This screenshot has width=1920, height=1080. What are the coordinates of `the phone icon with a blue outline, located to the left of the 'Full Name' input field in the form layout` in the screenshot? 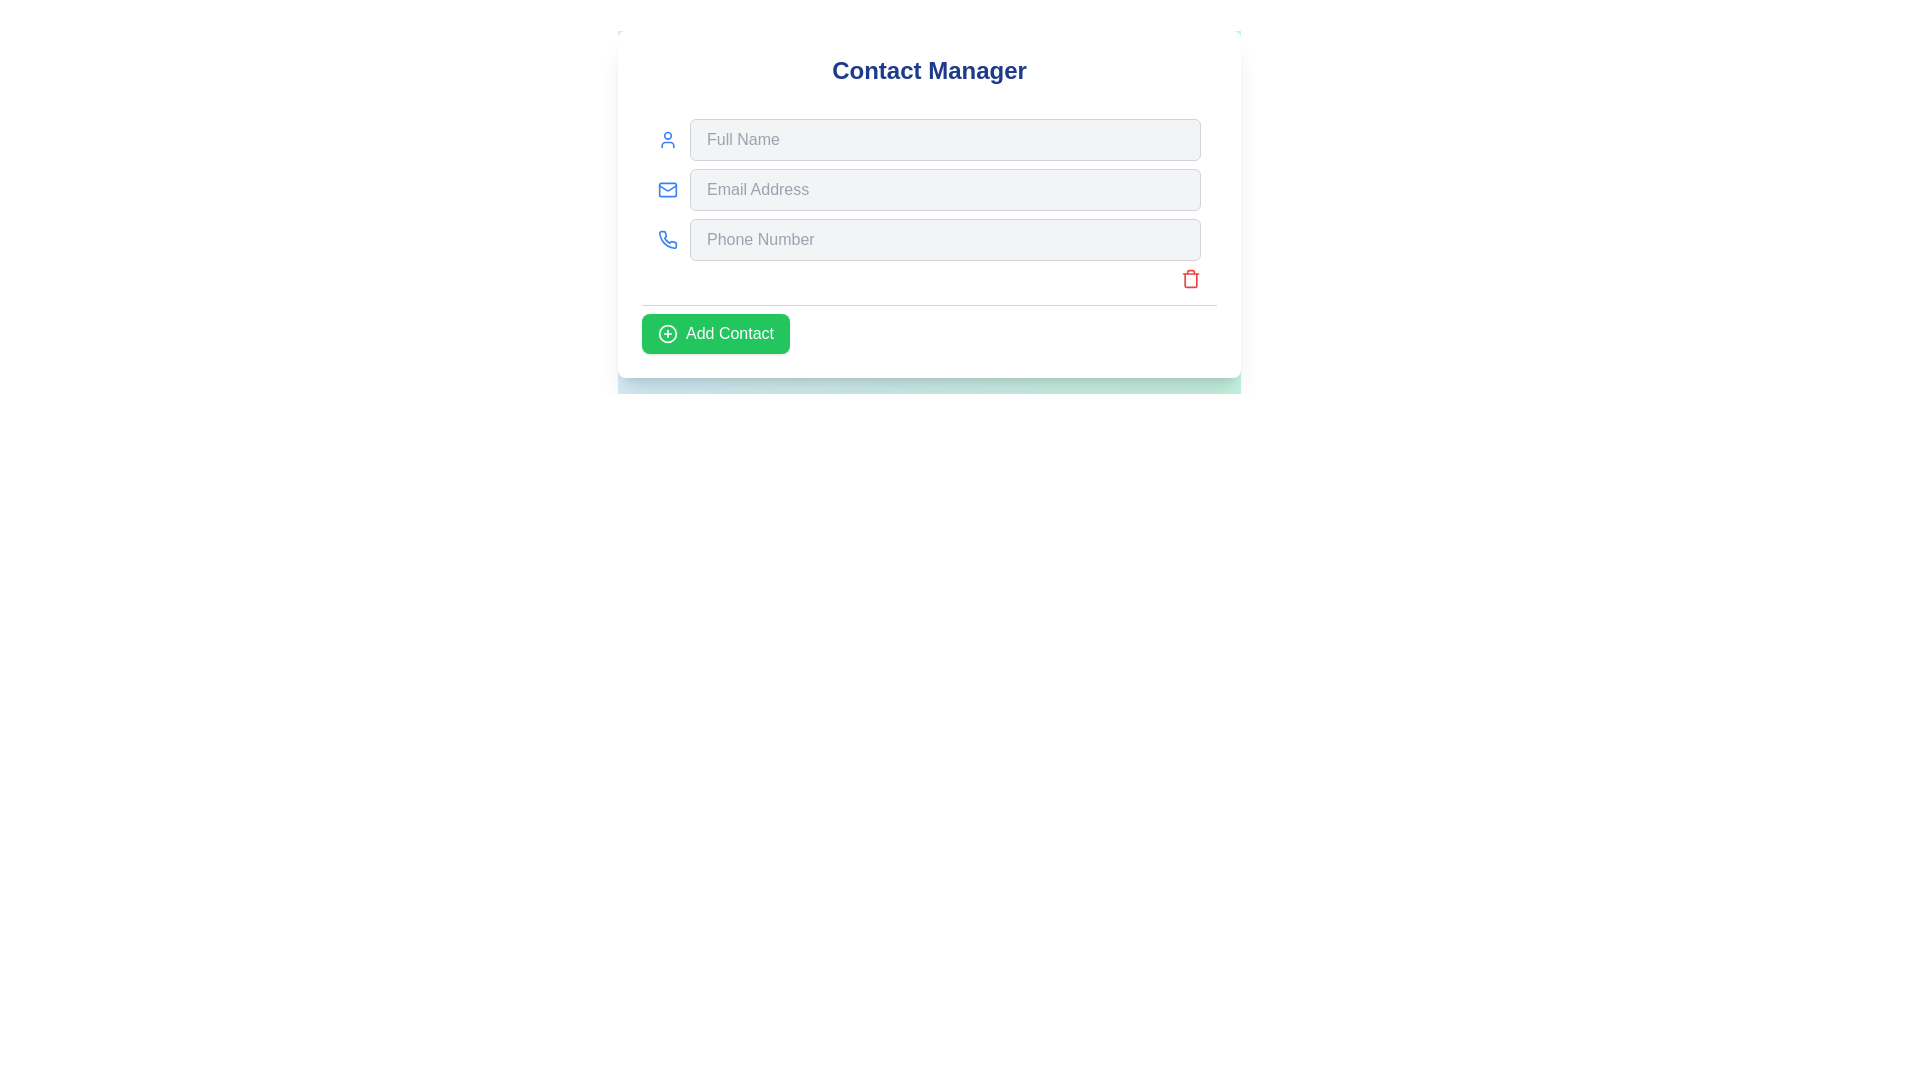 It's located at (667, 238).